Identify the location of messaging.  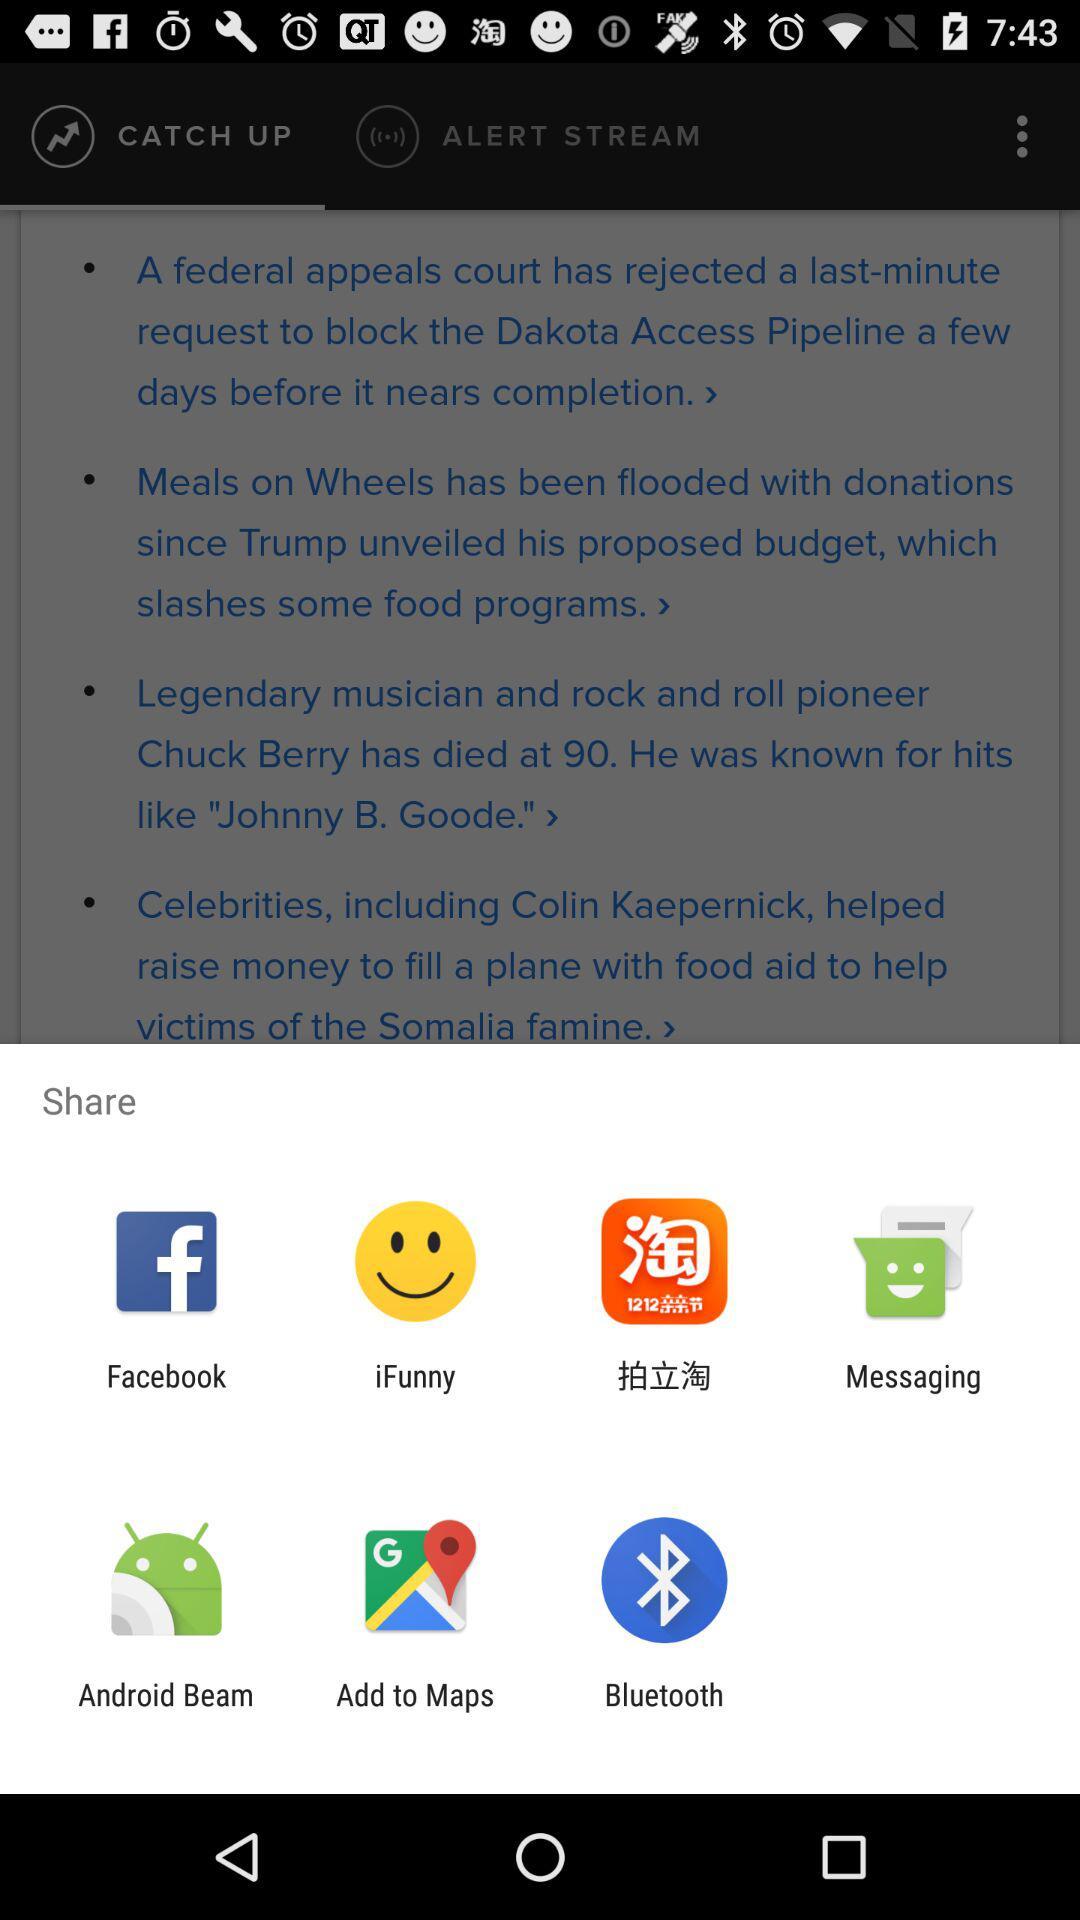
(913, 1392).